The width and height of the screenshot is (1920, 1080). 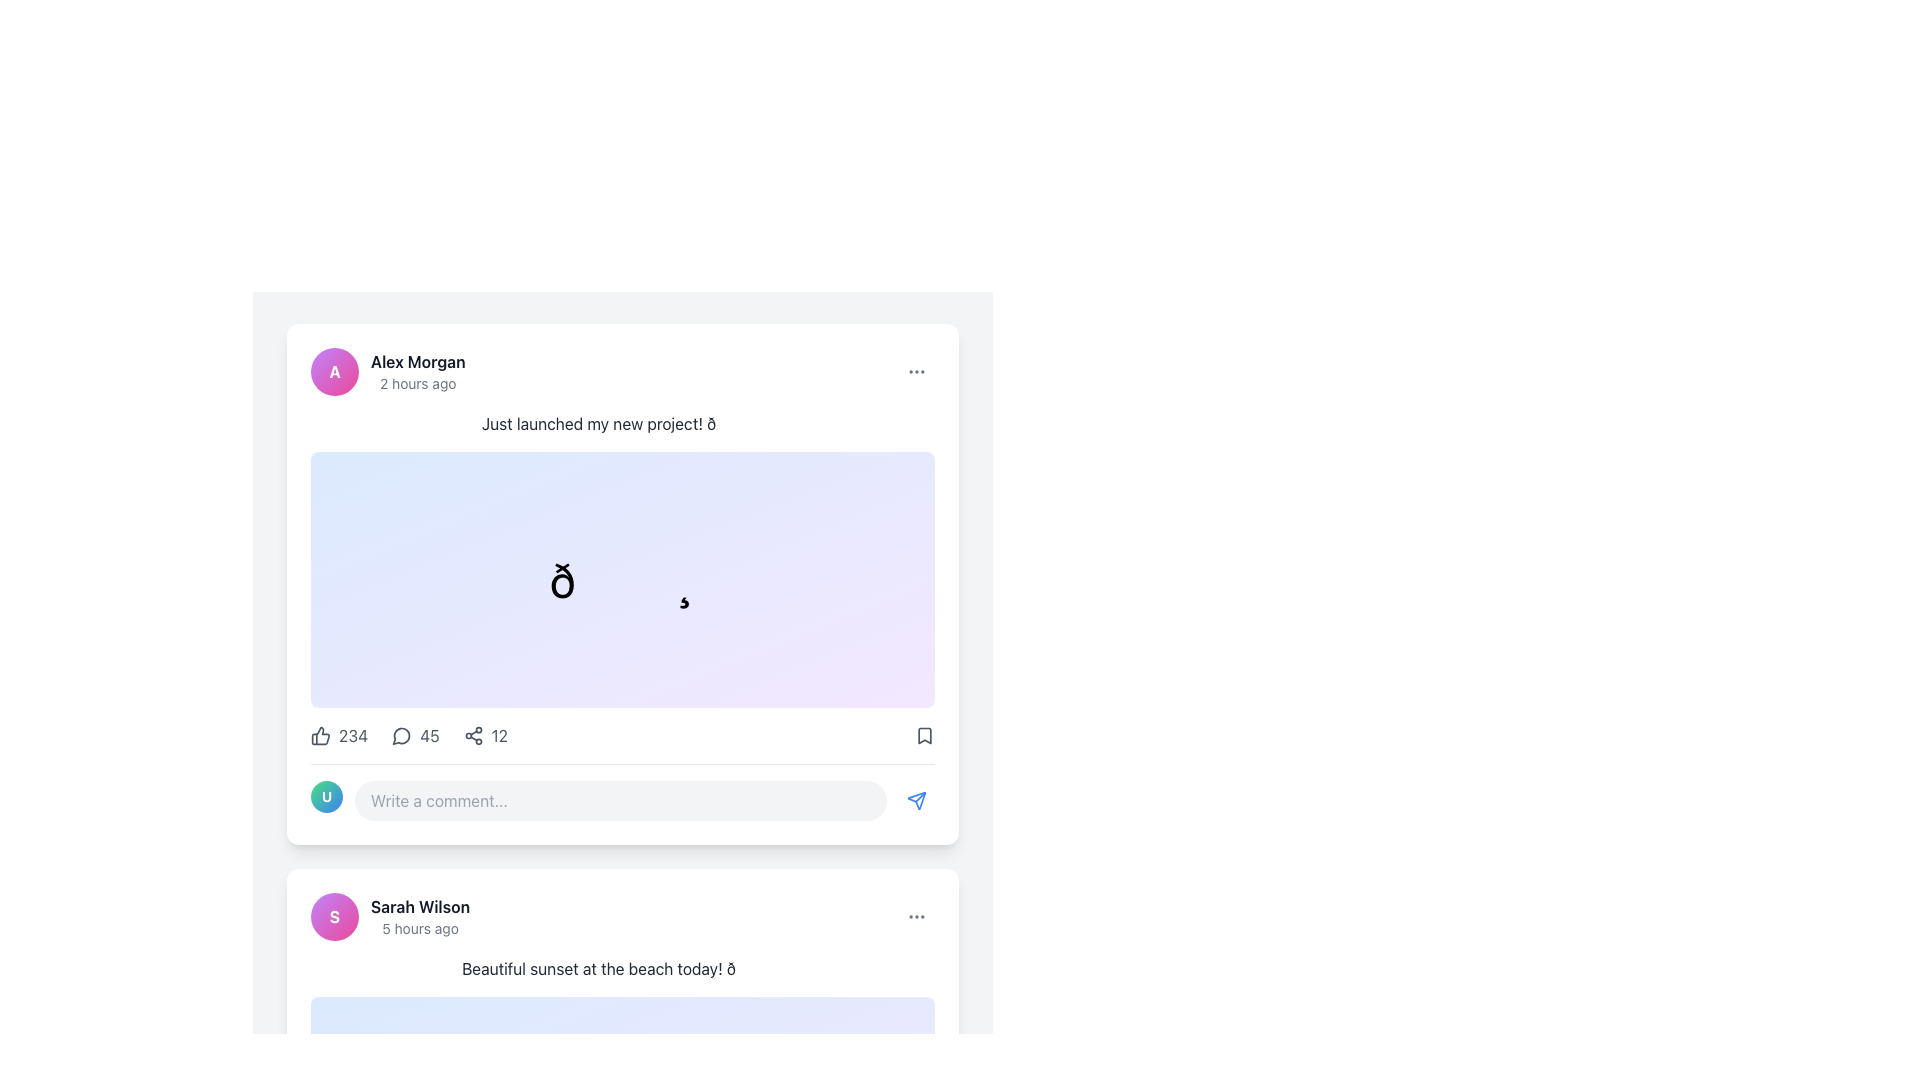 I want to click on timestamp displayed in the text label located in the bottom-left corner of the comment or post area, directly below 'Sarah Wilson', so click(x=419, y=929).